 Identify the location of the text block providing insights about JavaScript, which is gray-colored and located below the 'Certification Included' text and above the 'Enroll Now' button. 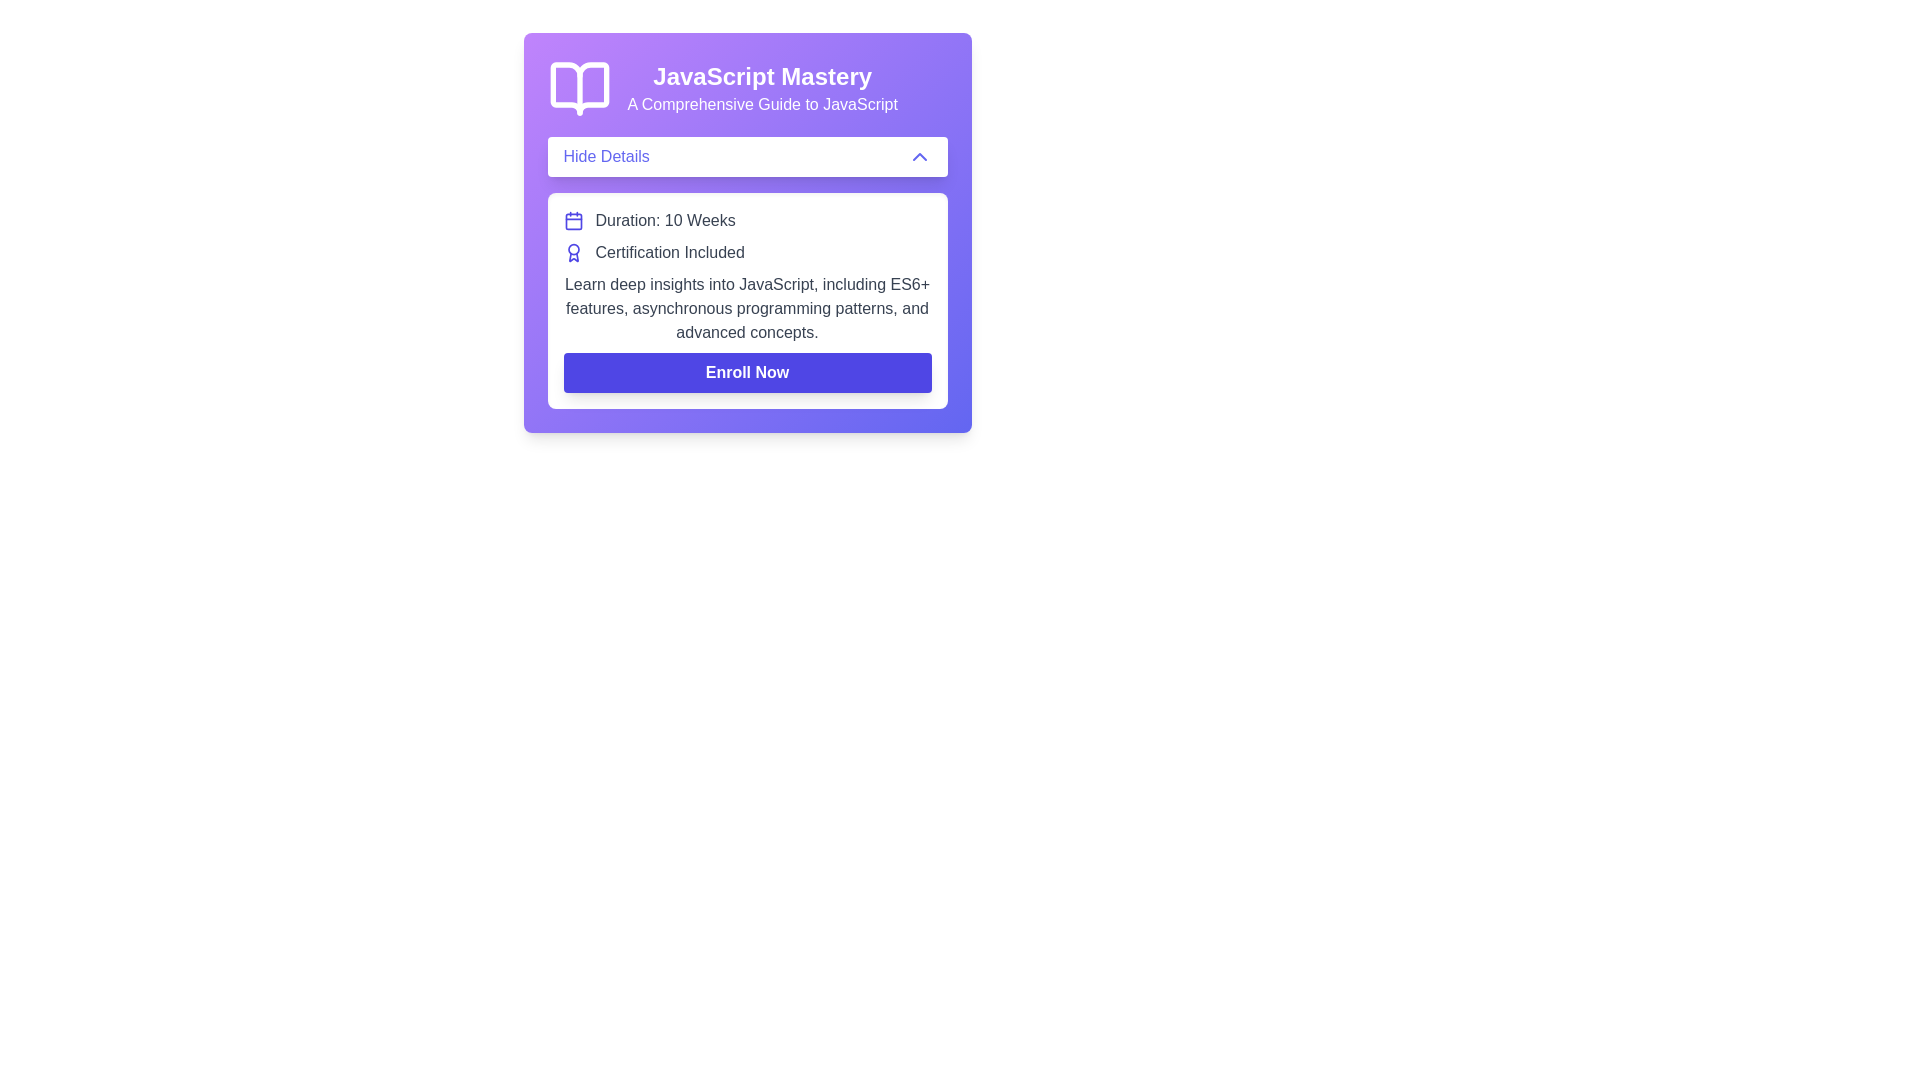
(746, 308).